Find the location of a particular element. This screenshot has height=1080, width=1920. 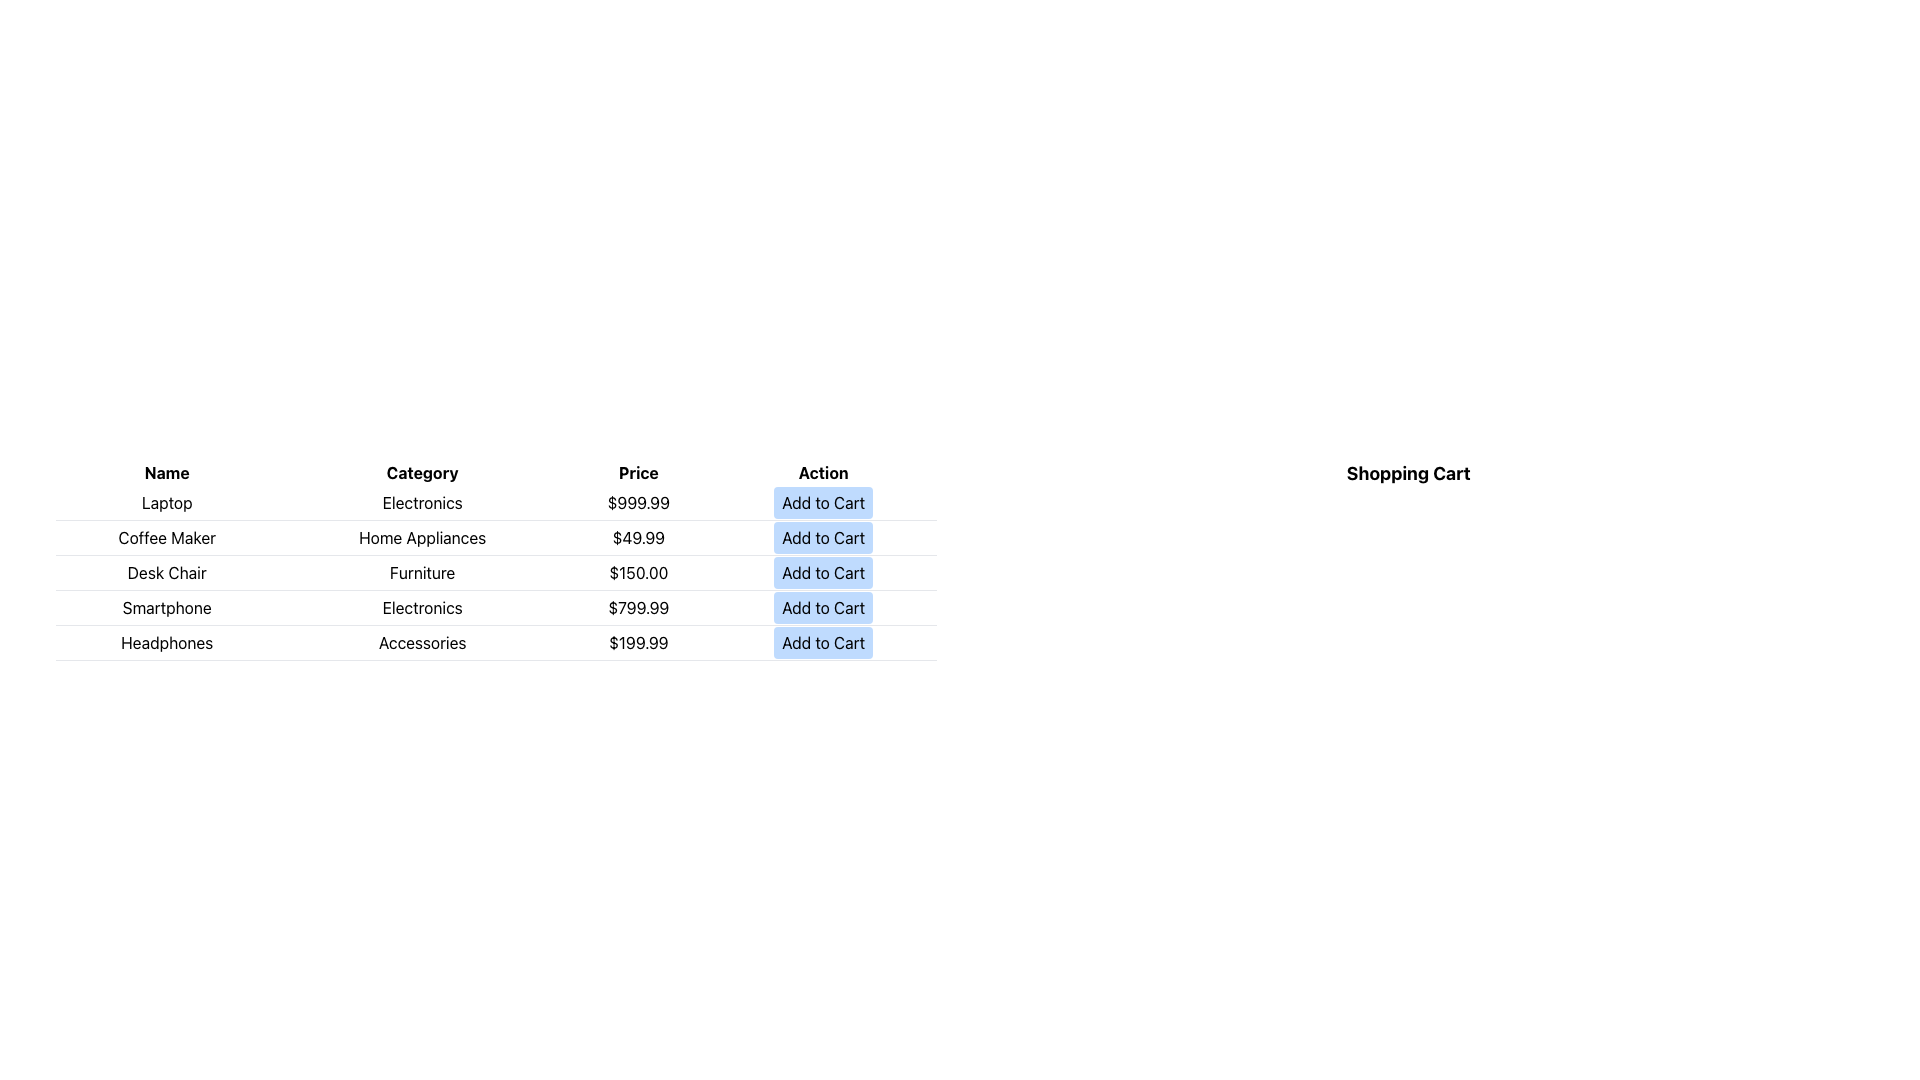

the 'Desk Chair' product row in the product table, which includes details like name, category, price, and an 'Add to Cart' button is located at coordinates (496, 573).